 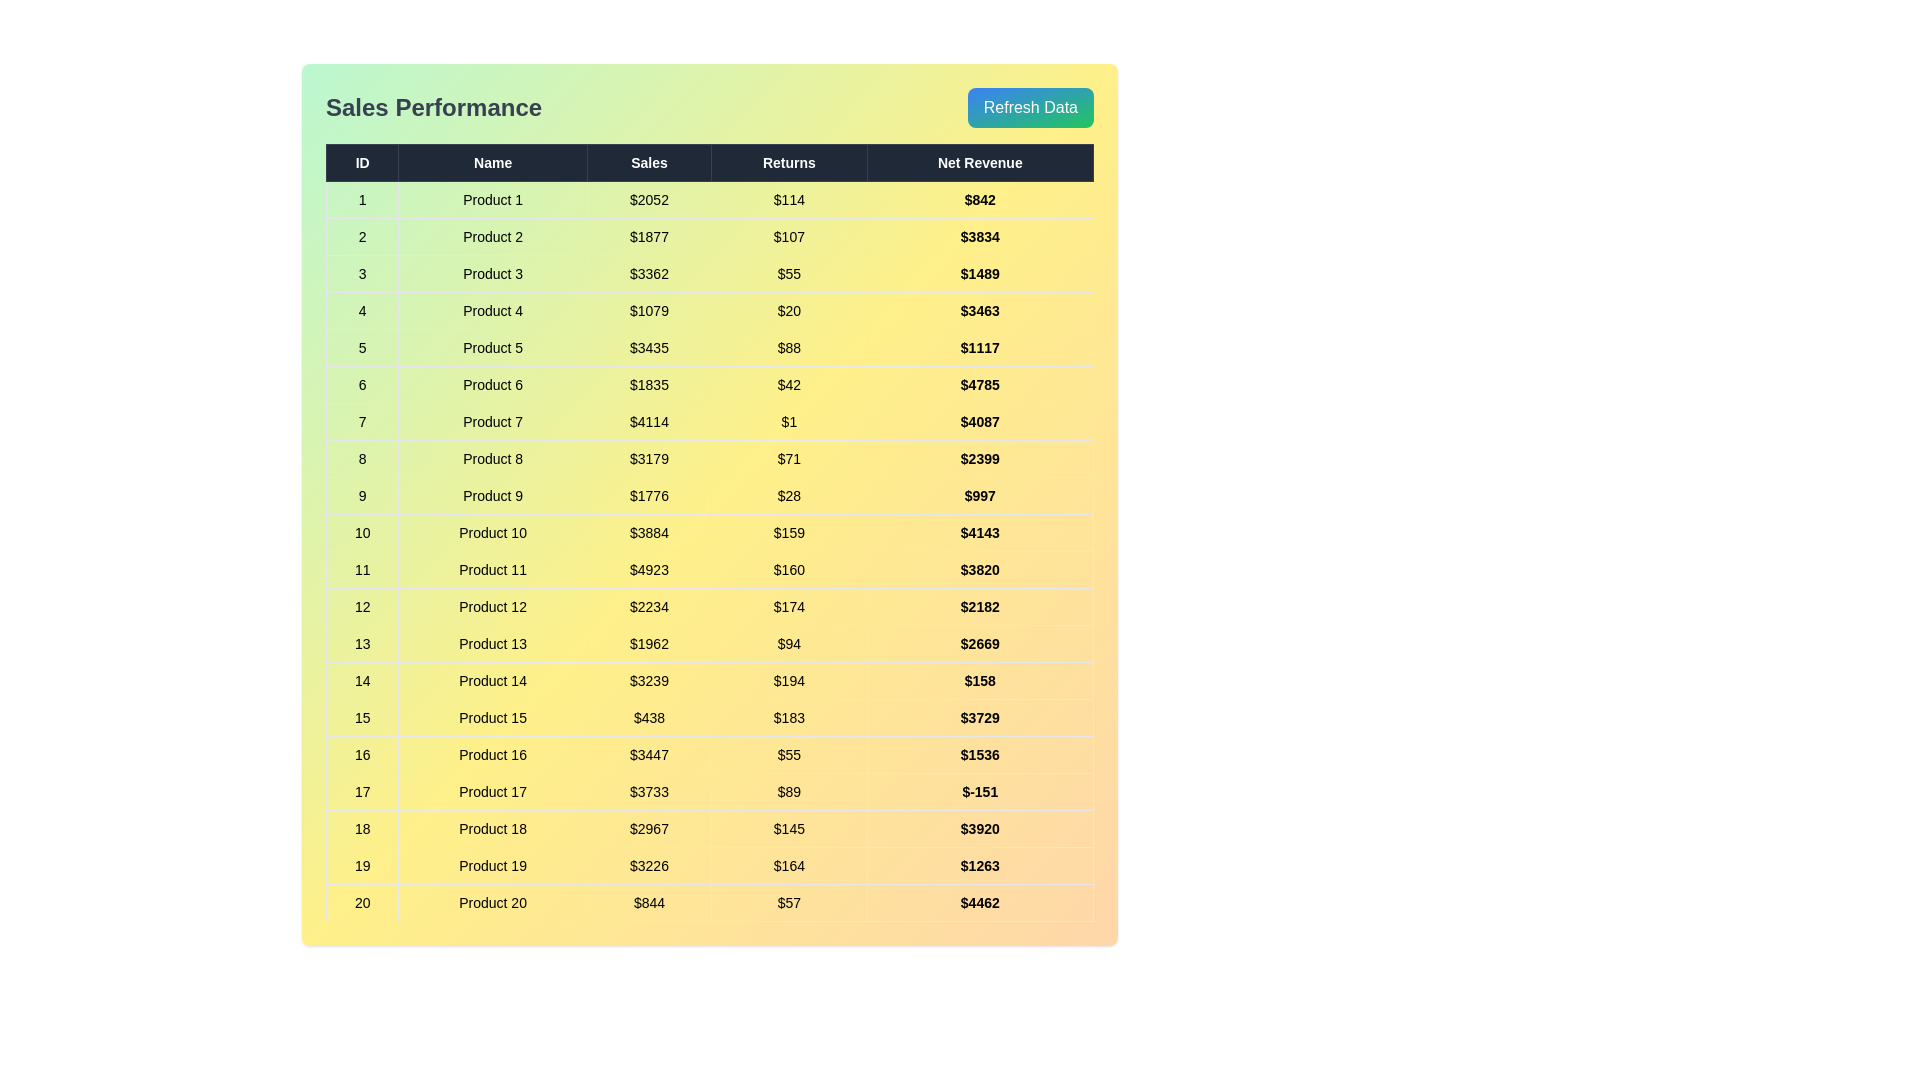 What do you see at coordinates (788, 161) in the screenshot?
I see `the column header Returns to sort the data by that column` at bounding box center [788, 161].